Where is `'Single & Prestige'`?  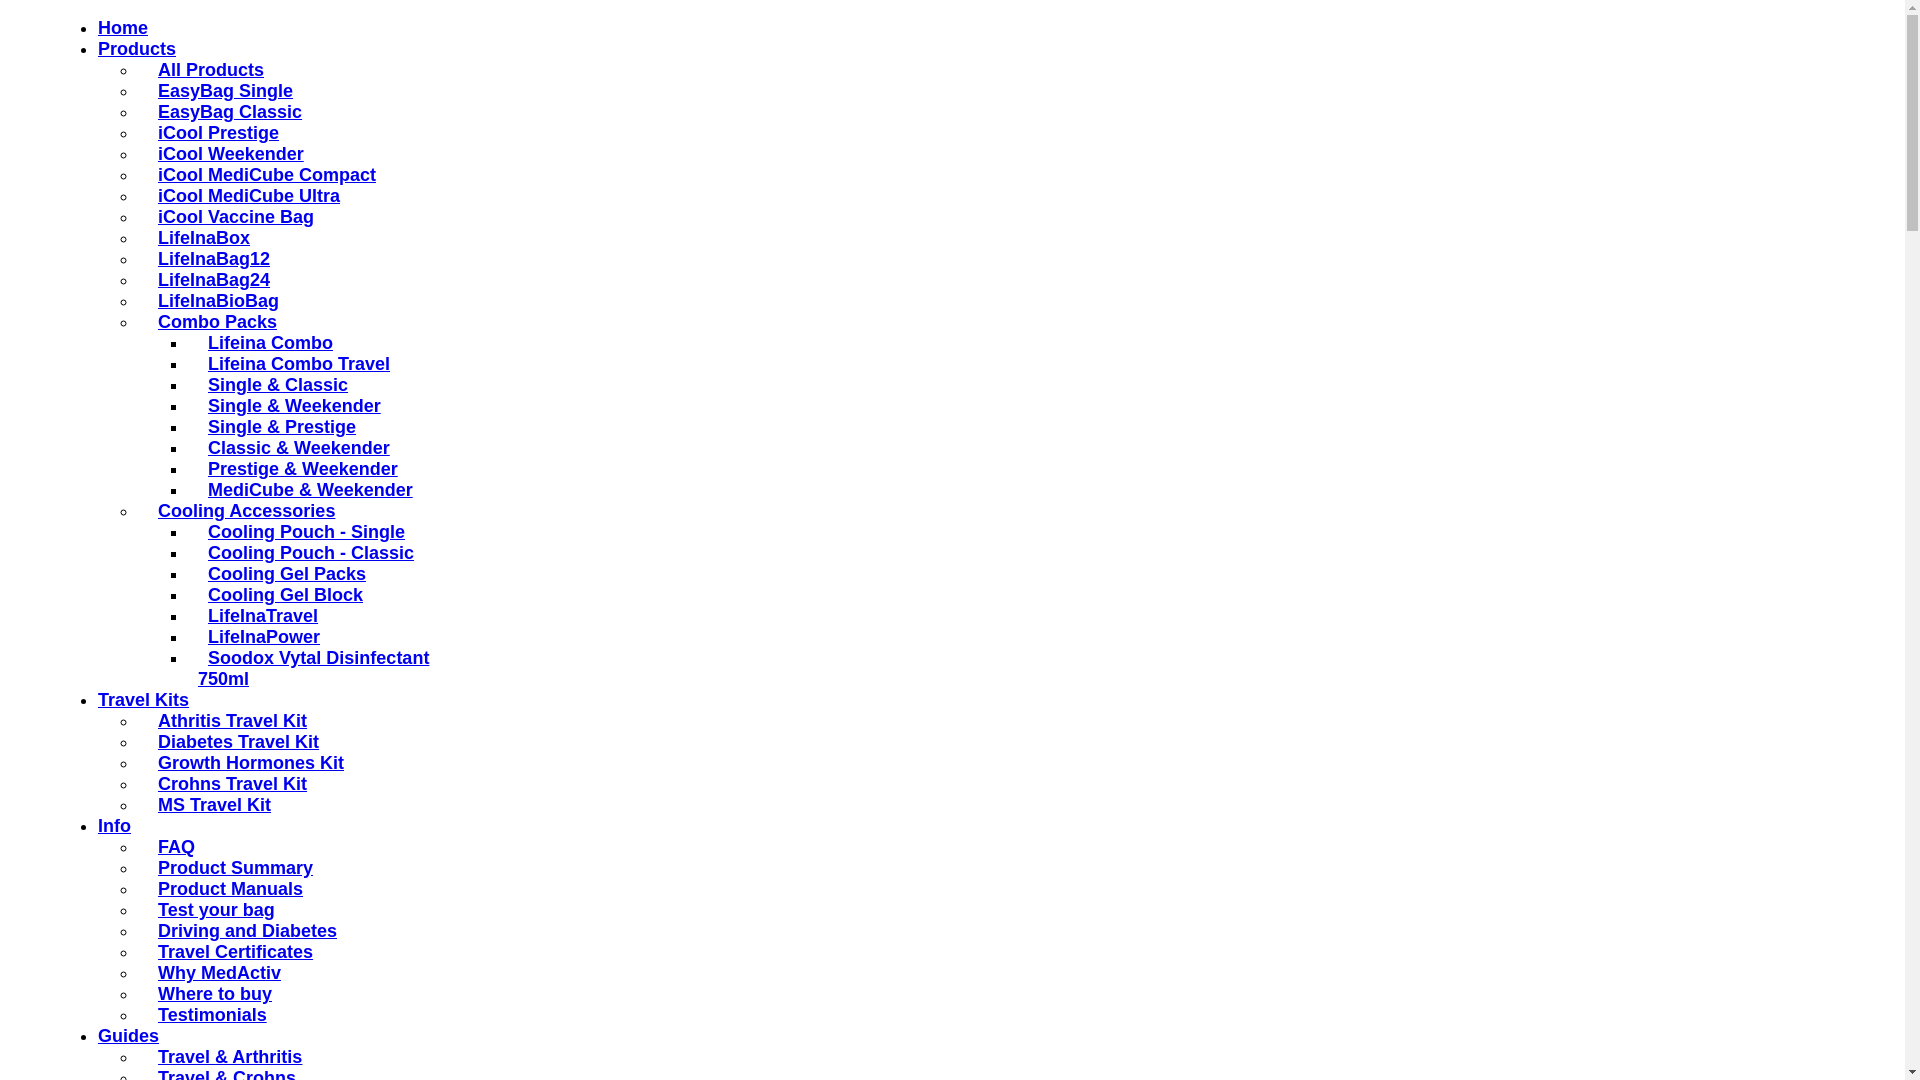 'Single & Prestige' is located at coordinates (197, 426).